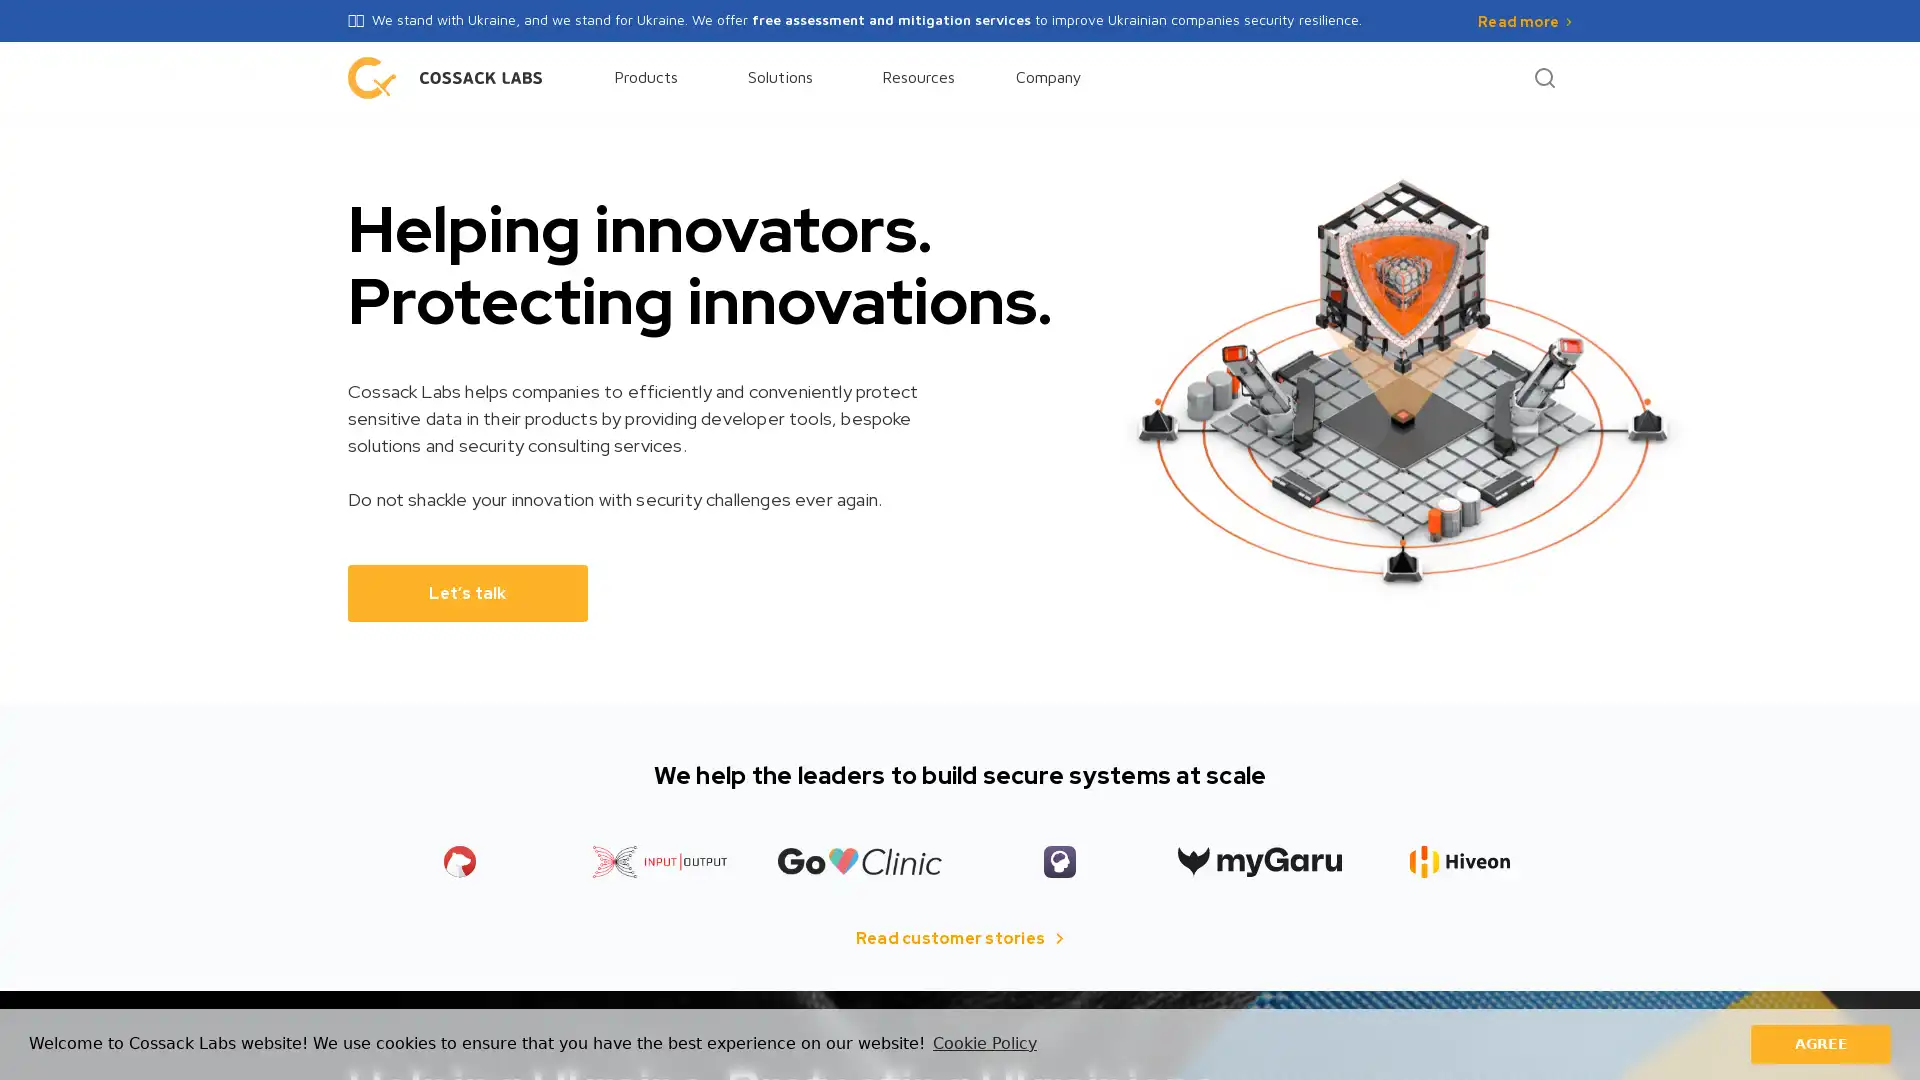 The image size is (1920, 1080). Describe the element at coordinates (467, 591) in the screenshot. I see `Lets talk` at that location.